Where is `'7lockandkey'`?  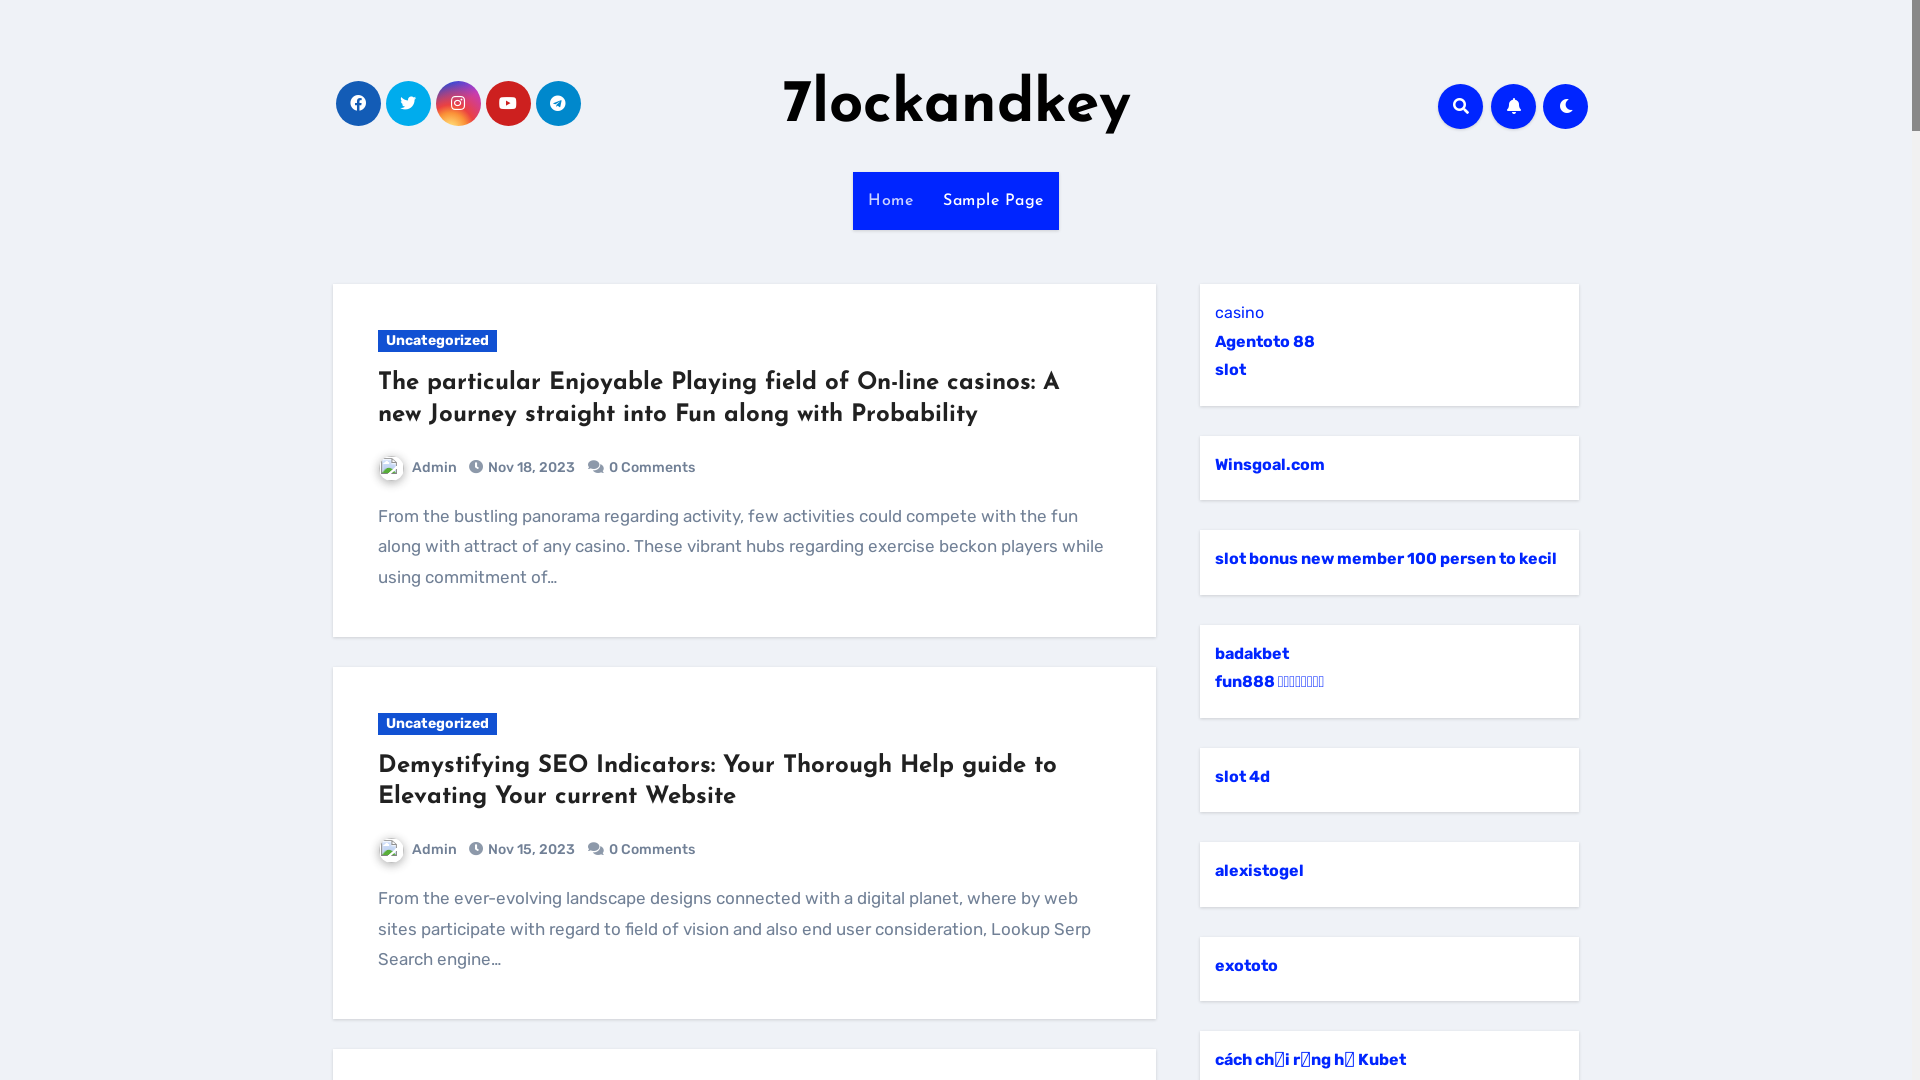 '7lockandkey' is located at coordinates (955, 105).